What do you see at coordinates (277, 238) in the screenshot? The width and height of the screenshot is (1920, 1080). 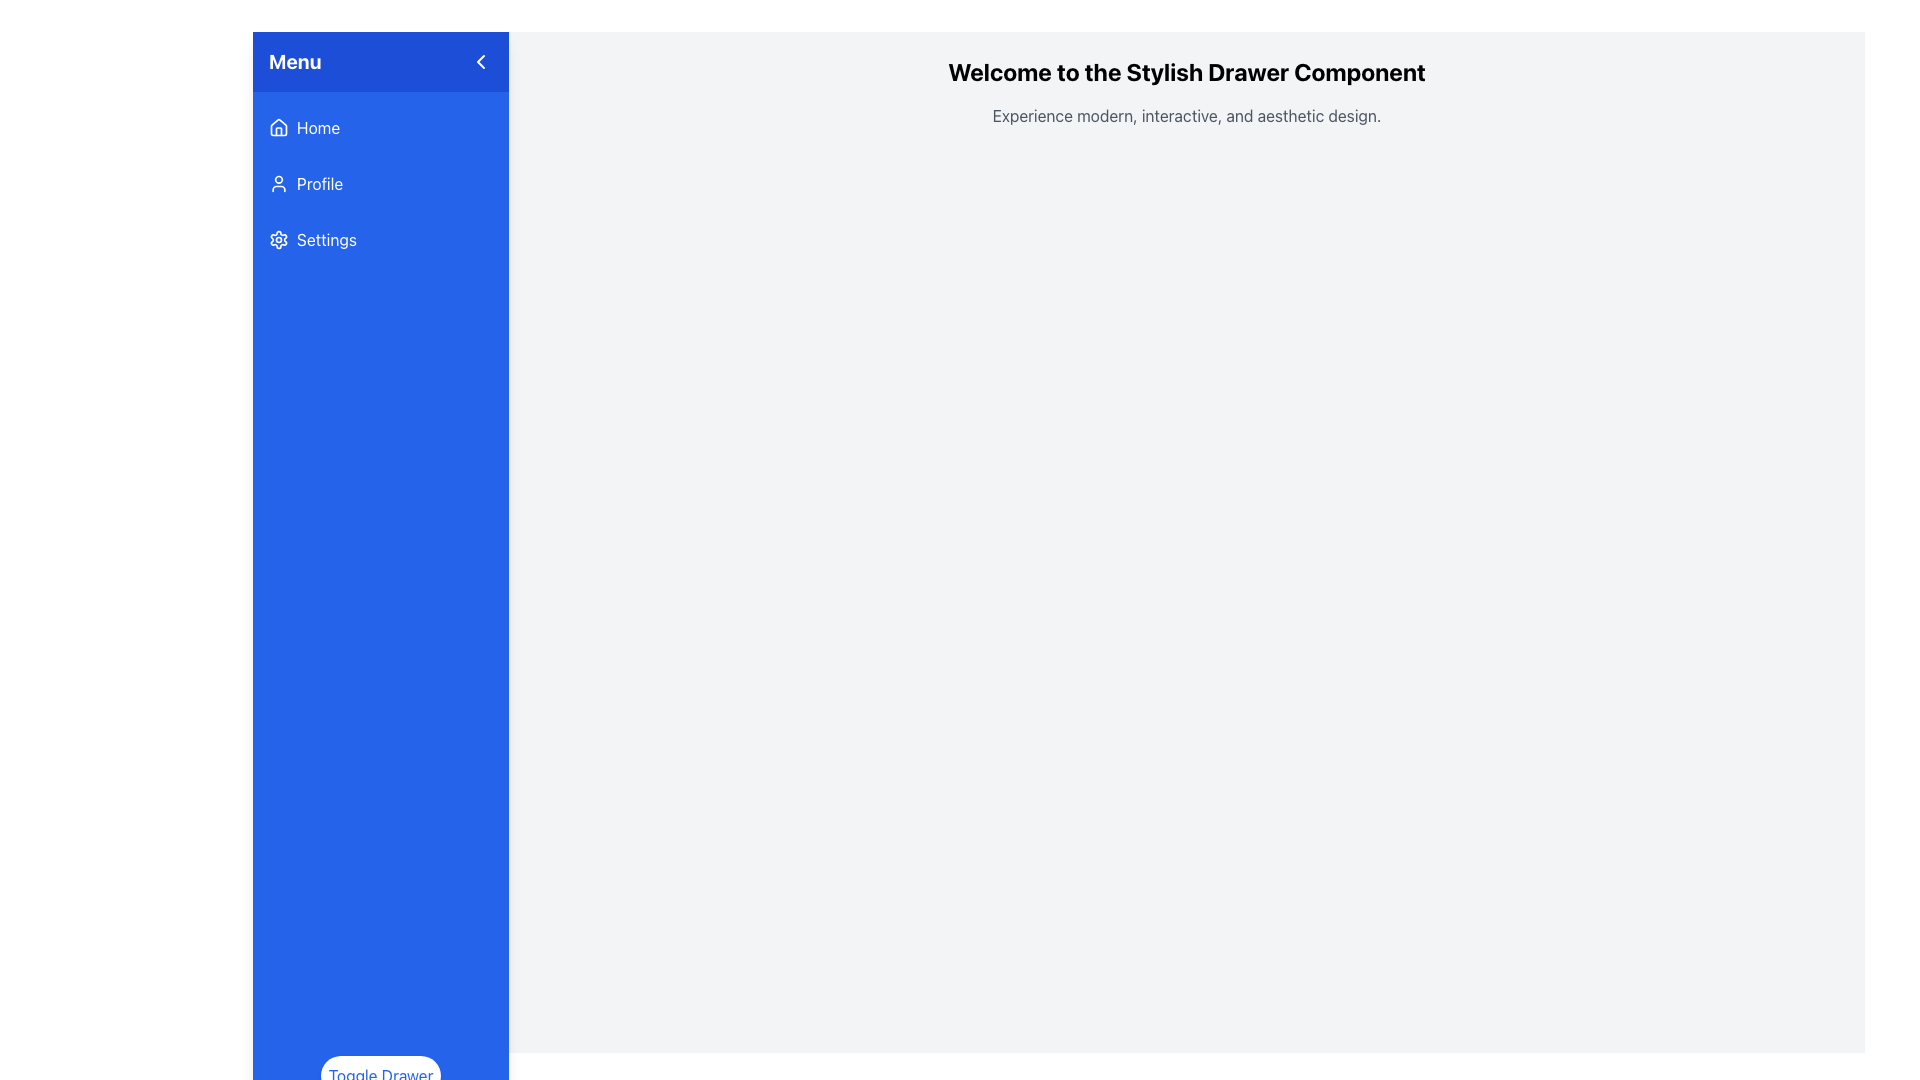 I see `the circular gear icon with a blue fill and white strokes next to the 'Settings' text to interact with the settings menu` at bounding box center [277, 238].